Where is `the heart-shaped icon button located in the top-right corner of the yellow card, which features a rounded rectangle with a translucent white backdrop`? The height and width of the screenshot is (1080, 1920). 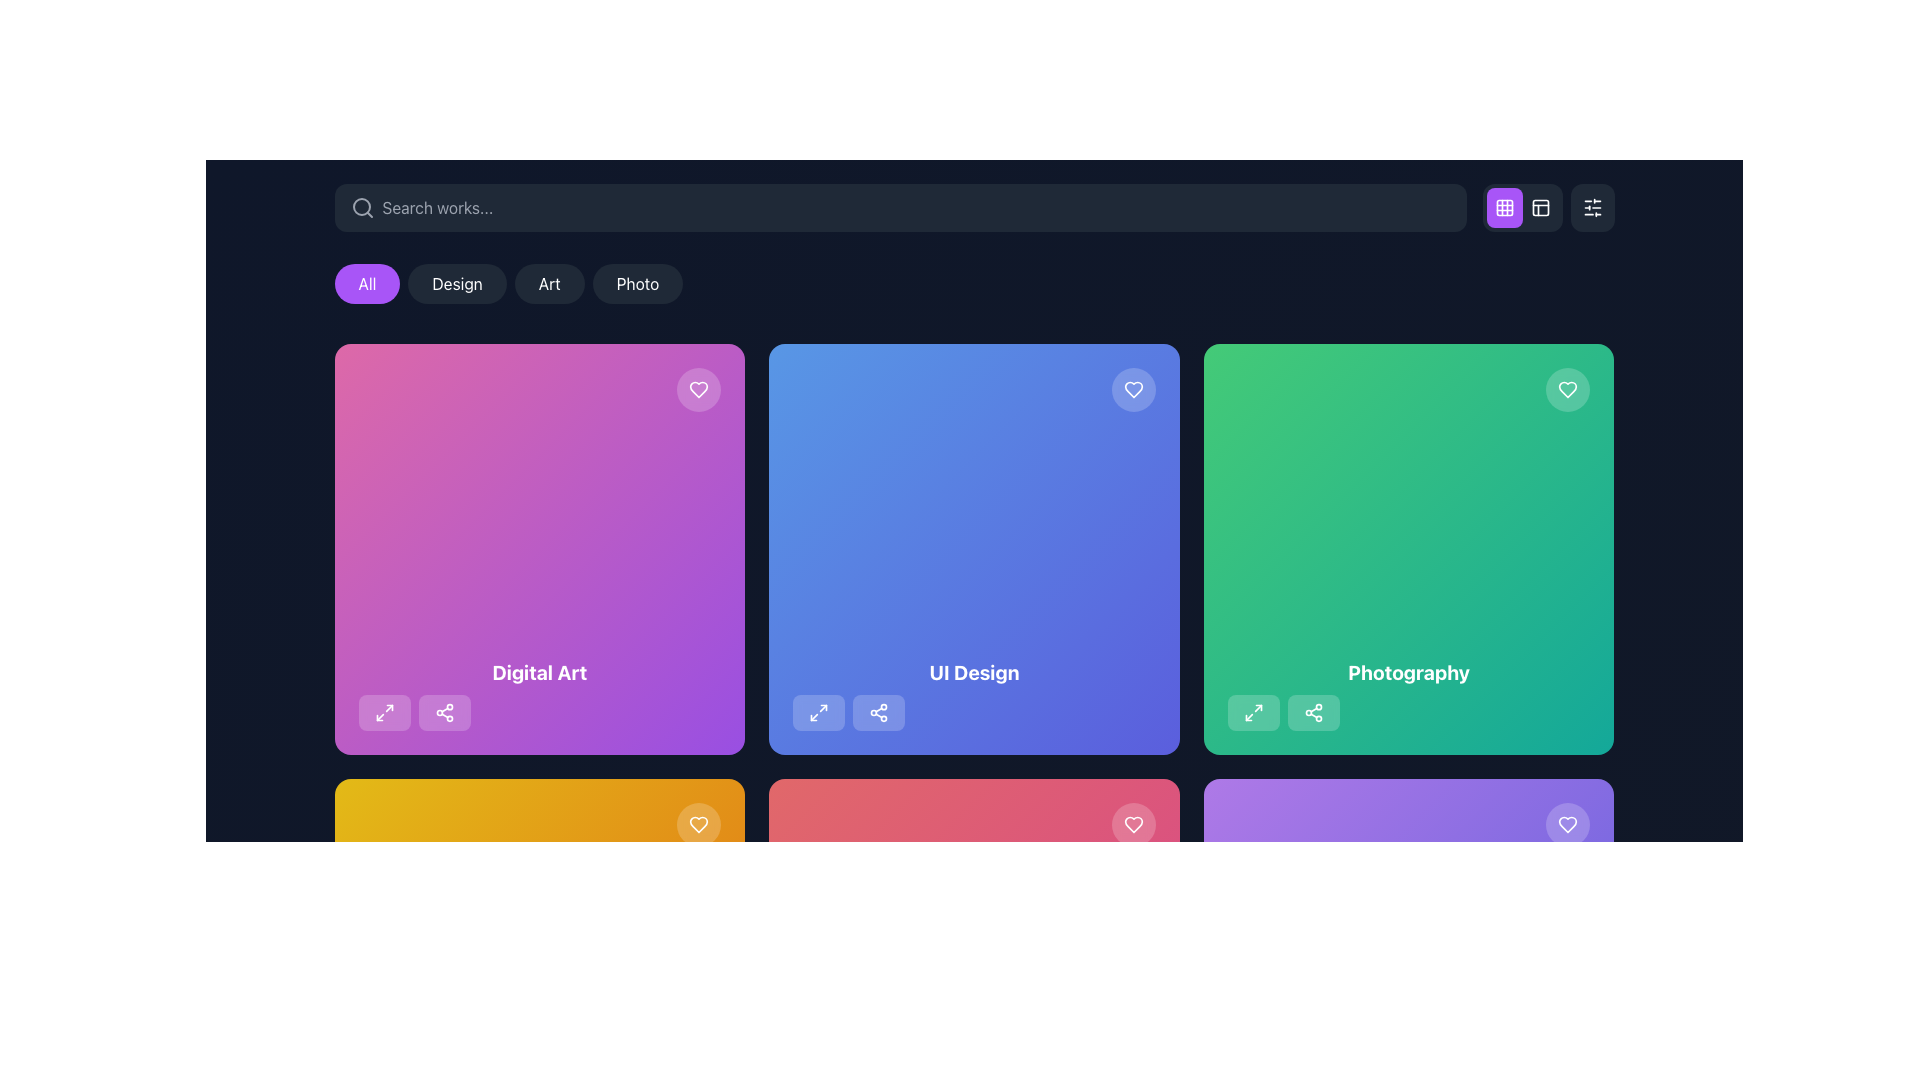 the heart-shaped icon button located in the top-right corner of the yellow card, which features a rounded rectangle with a translucent white backdrop is located at coordinates (699, 824).